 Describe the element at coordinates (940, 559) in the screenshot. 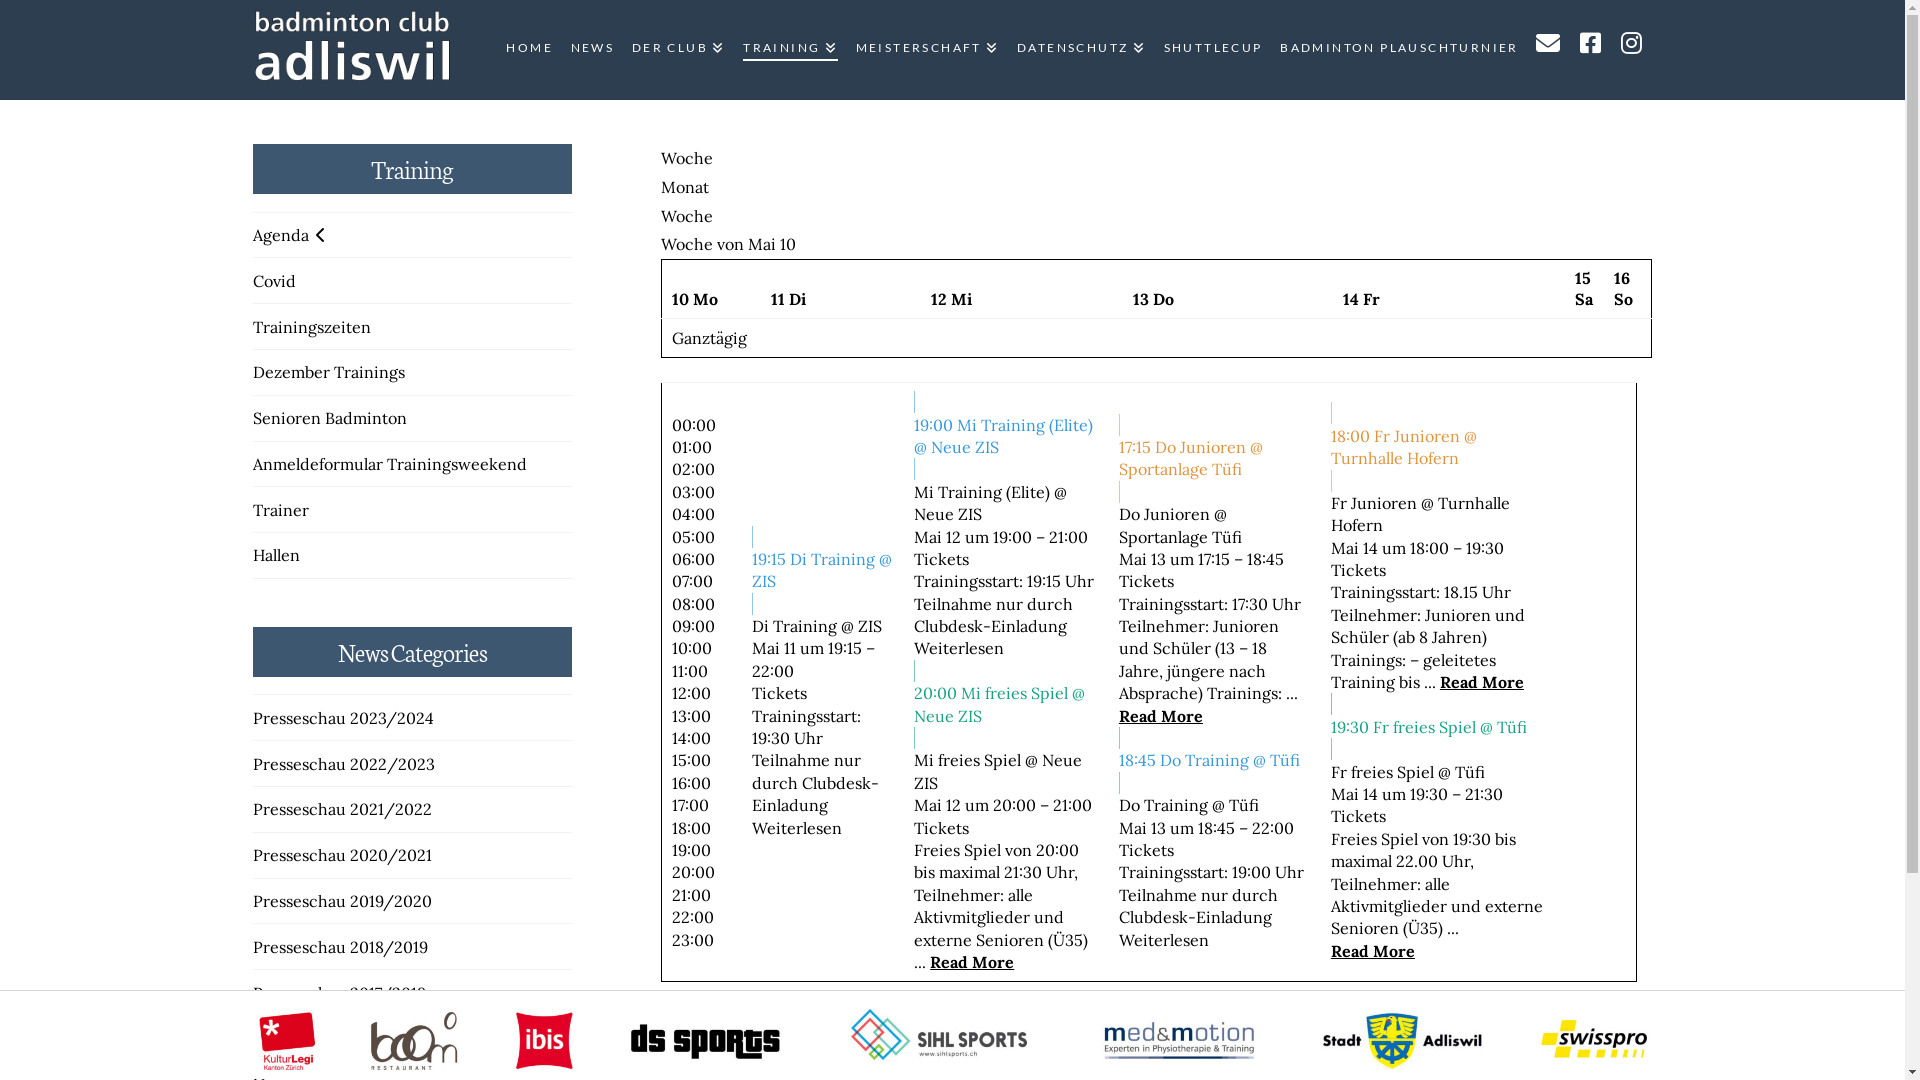

I see `'Tickets'` at that location.